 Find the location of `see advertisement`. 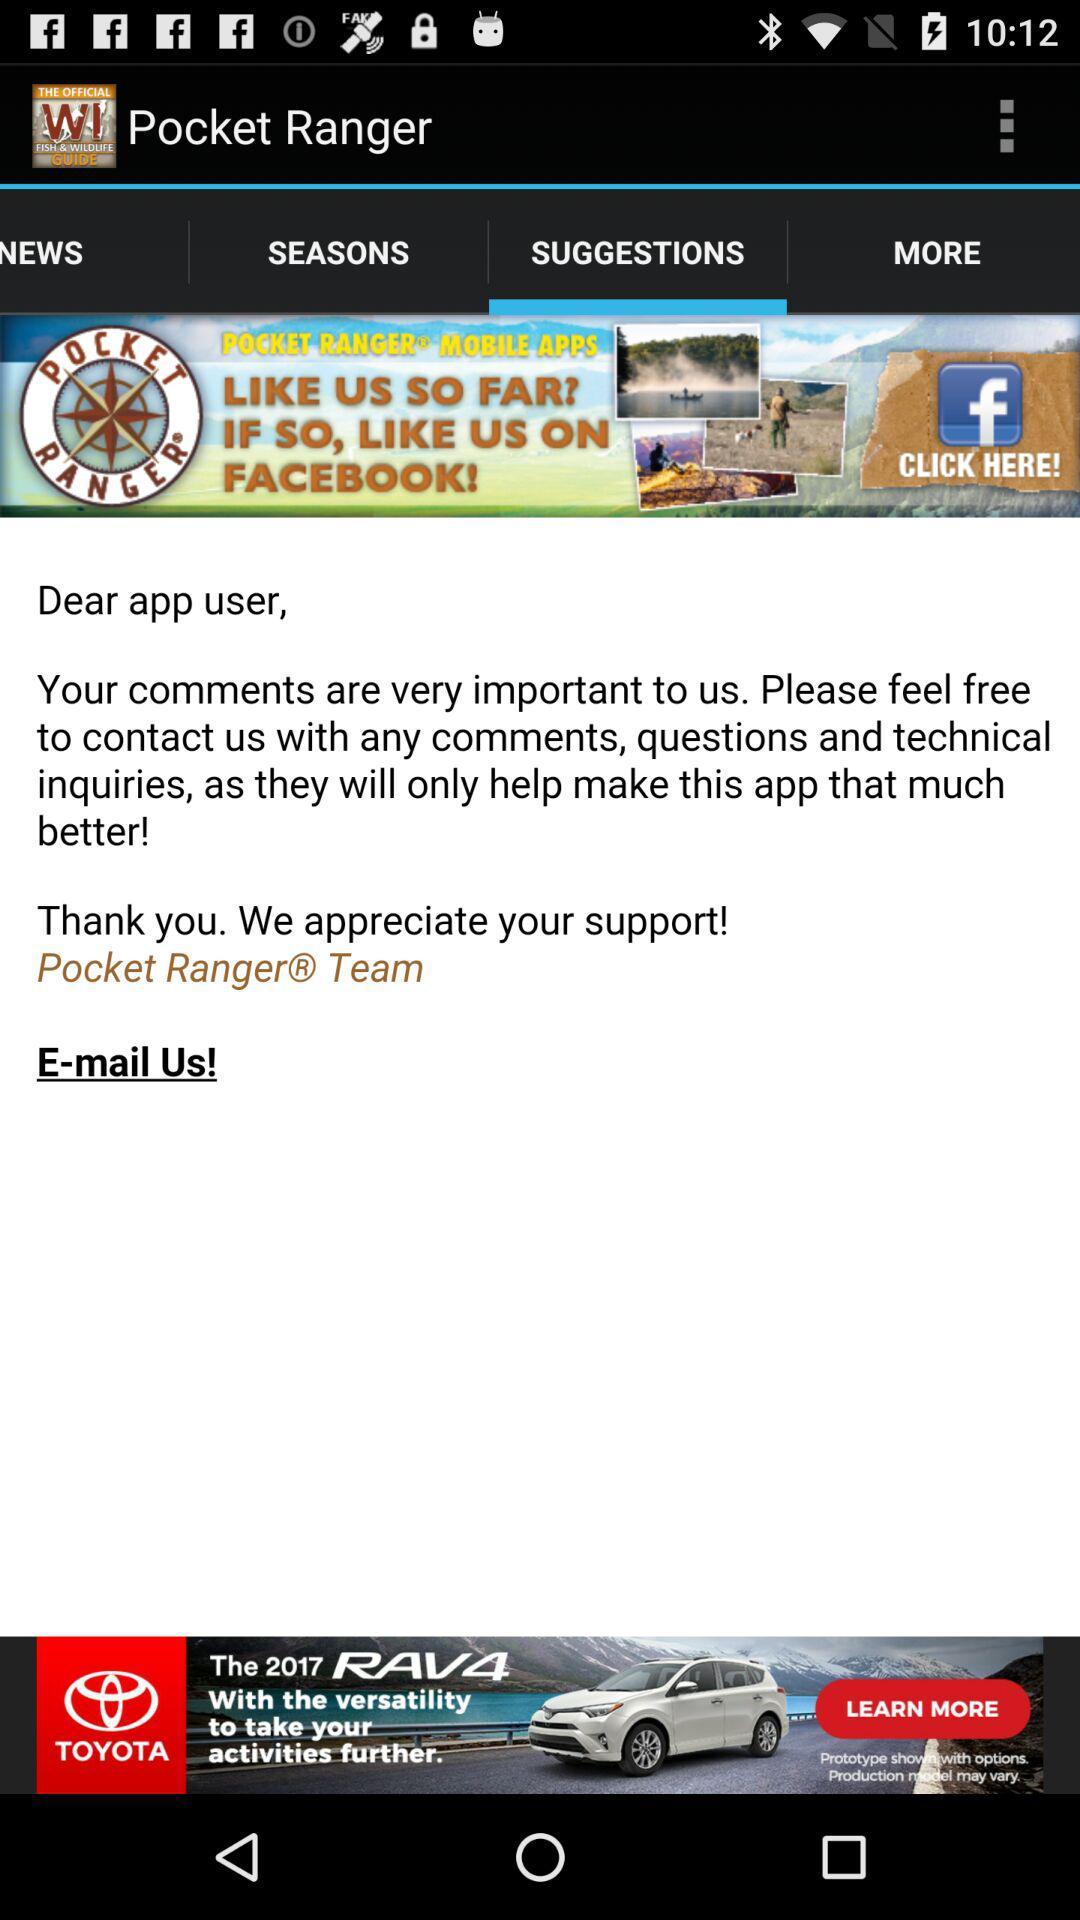

see advertisement is located at coordinates (540, 1714).